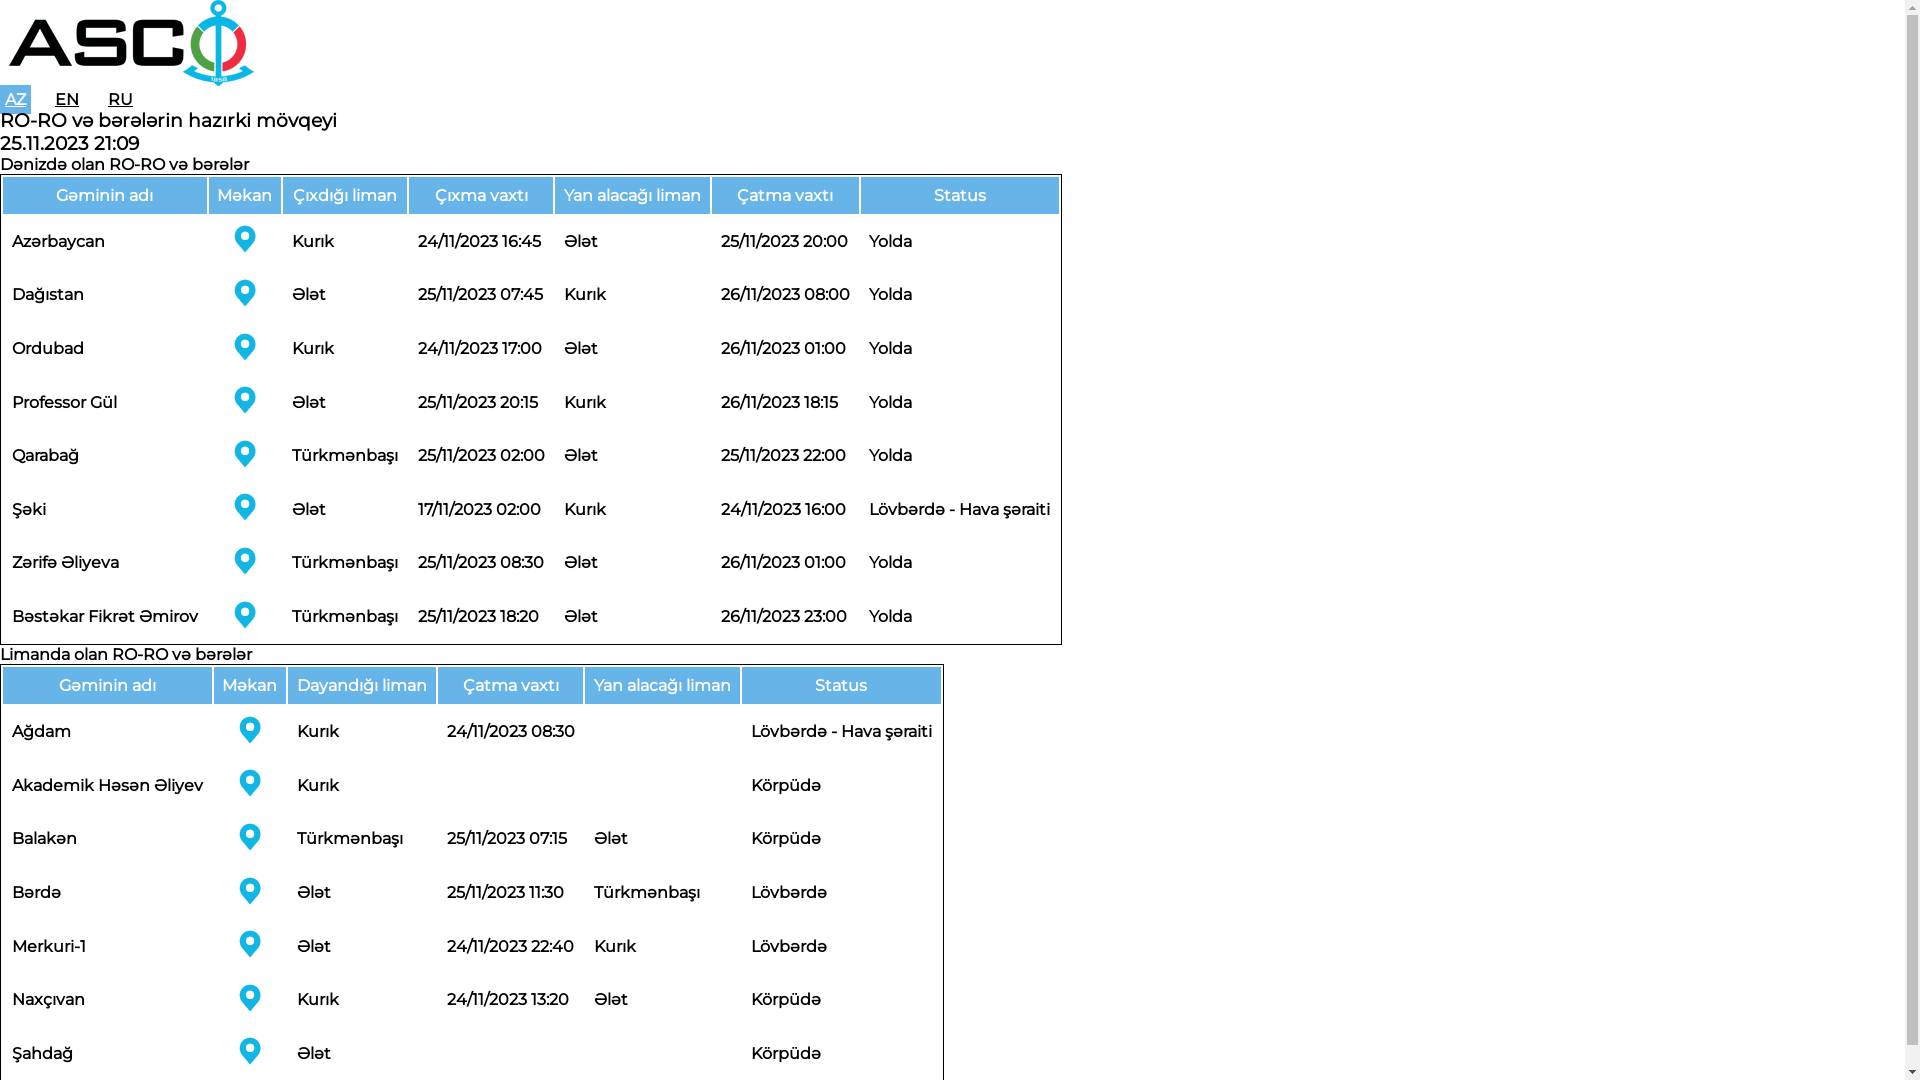  I want to click on 'EN', so click(49, 99).